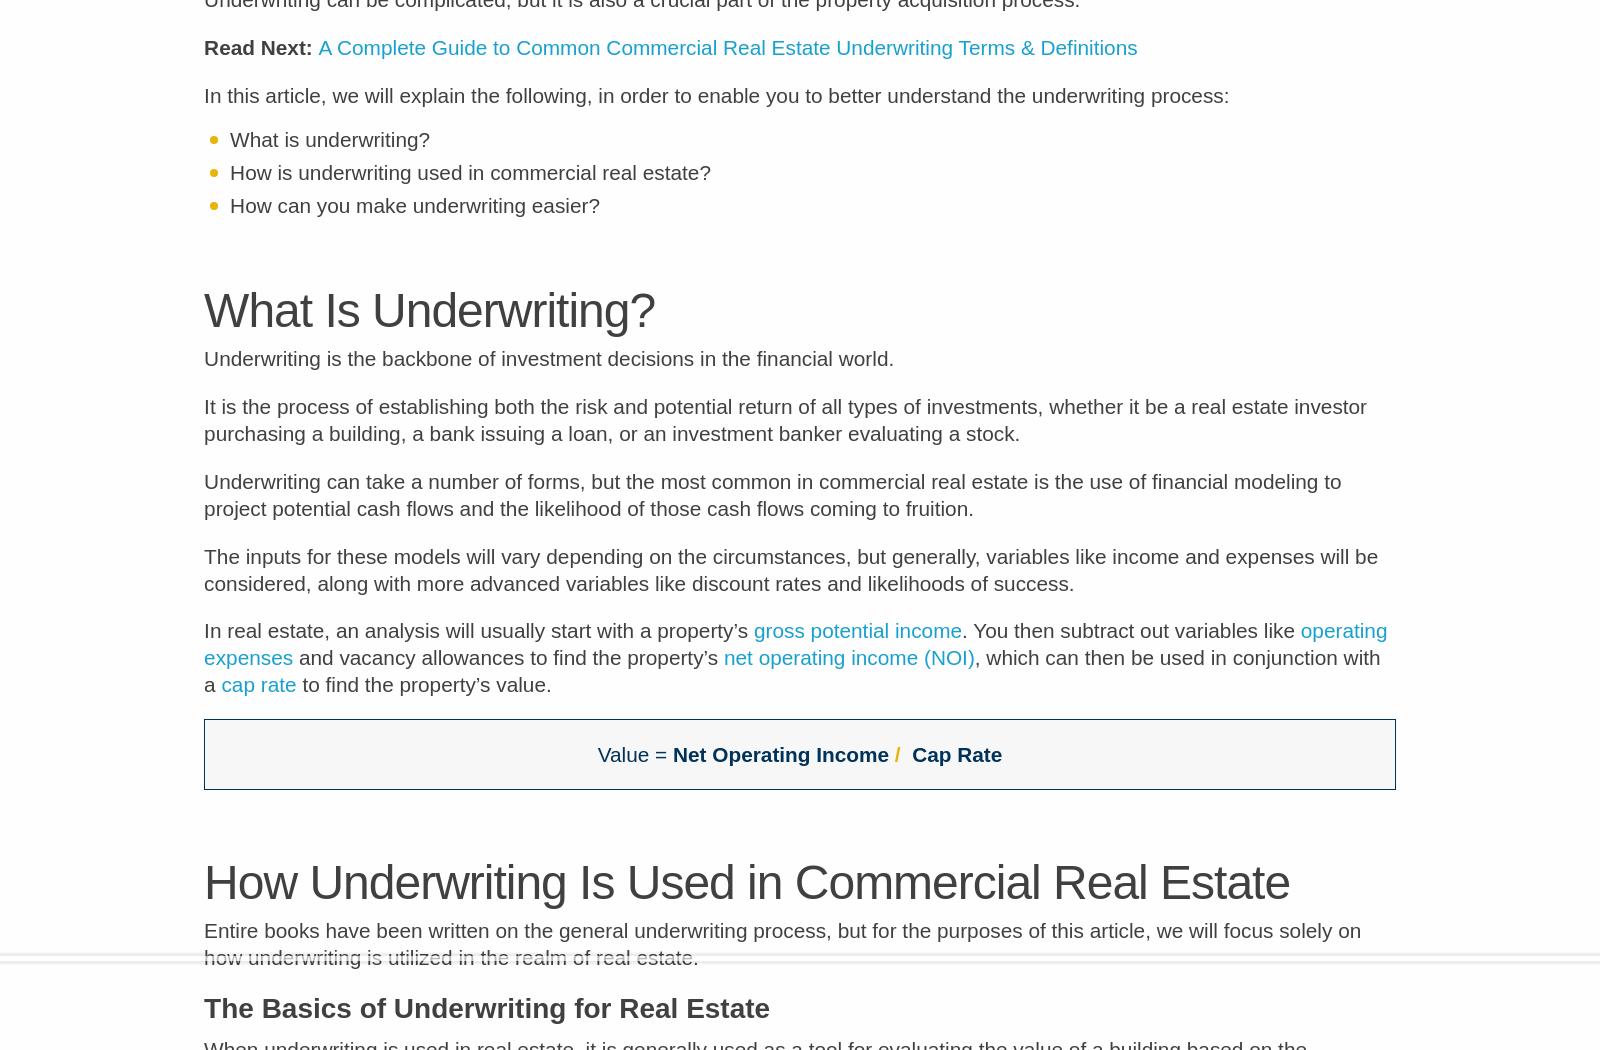 This screenshot has height=1050, width=1600. I want to click on 'Underwriting can be complicated, but it is also a crucial part of the property acquisition process.', so click(641, 13).